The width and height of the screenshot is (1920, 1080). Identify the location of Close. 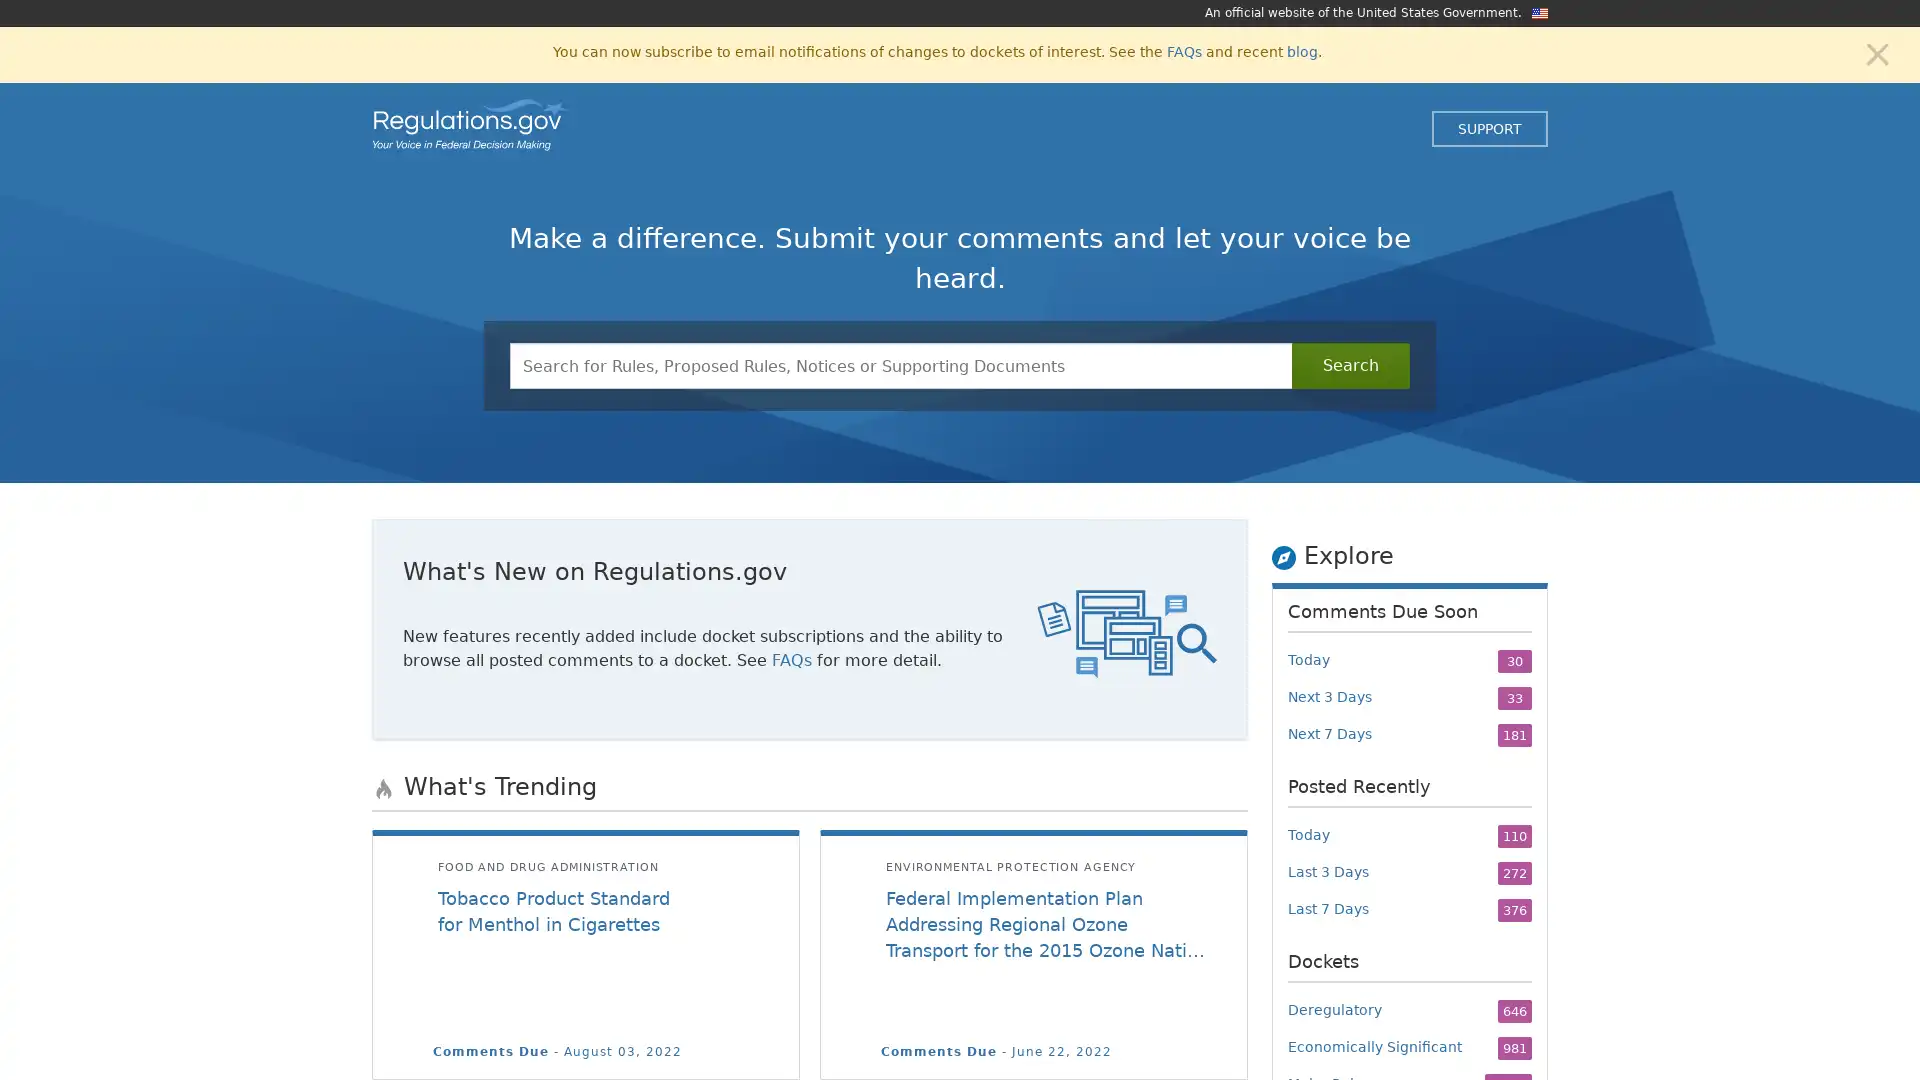
(1876, 52).